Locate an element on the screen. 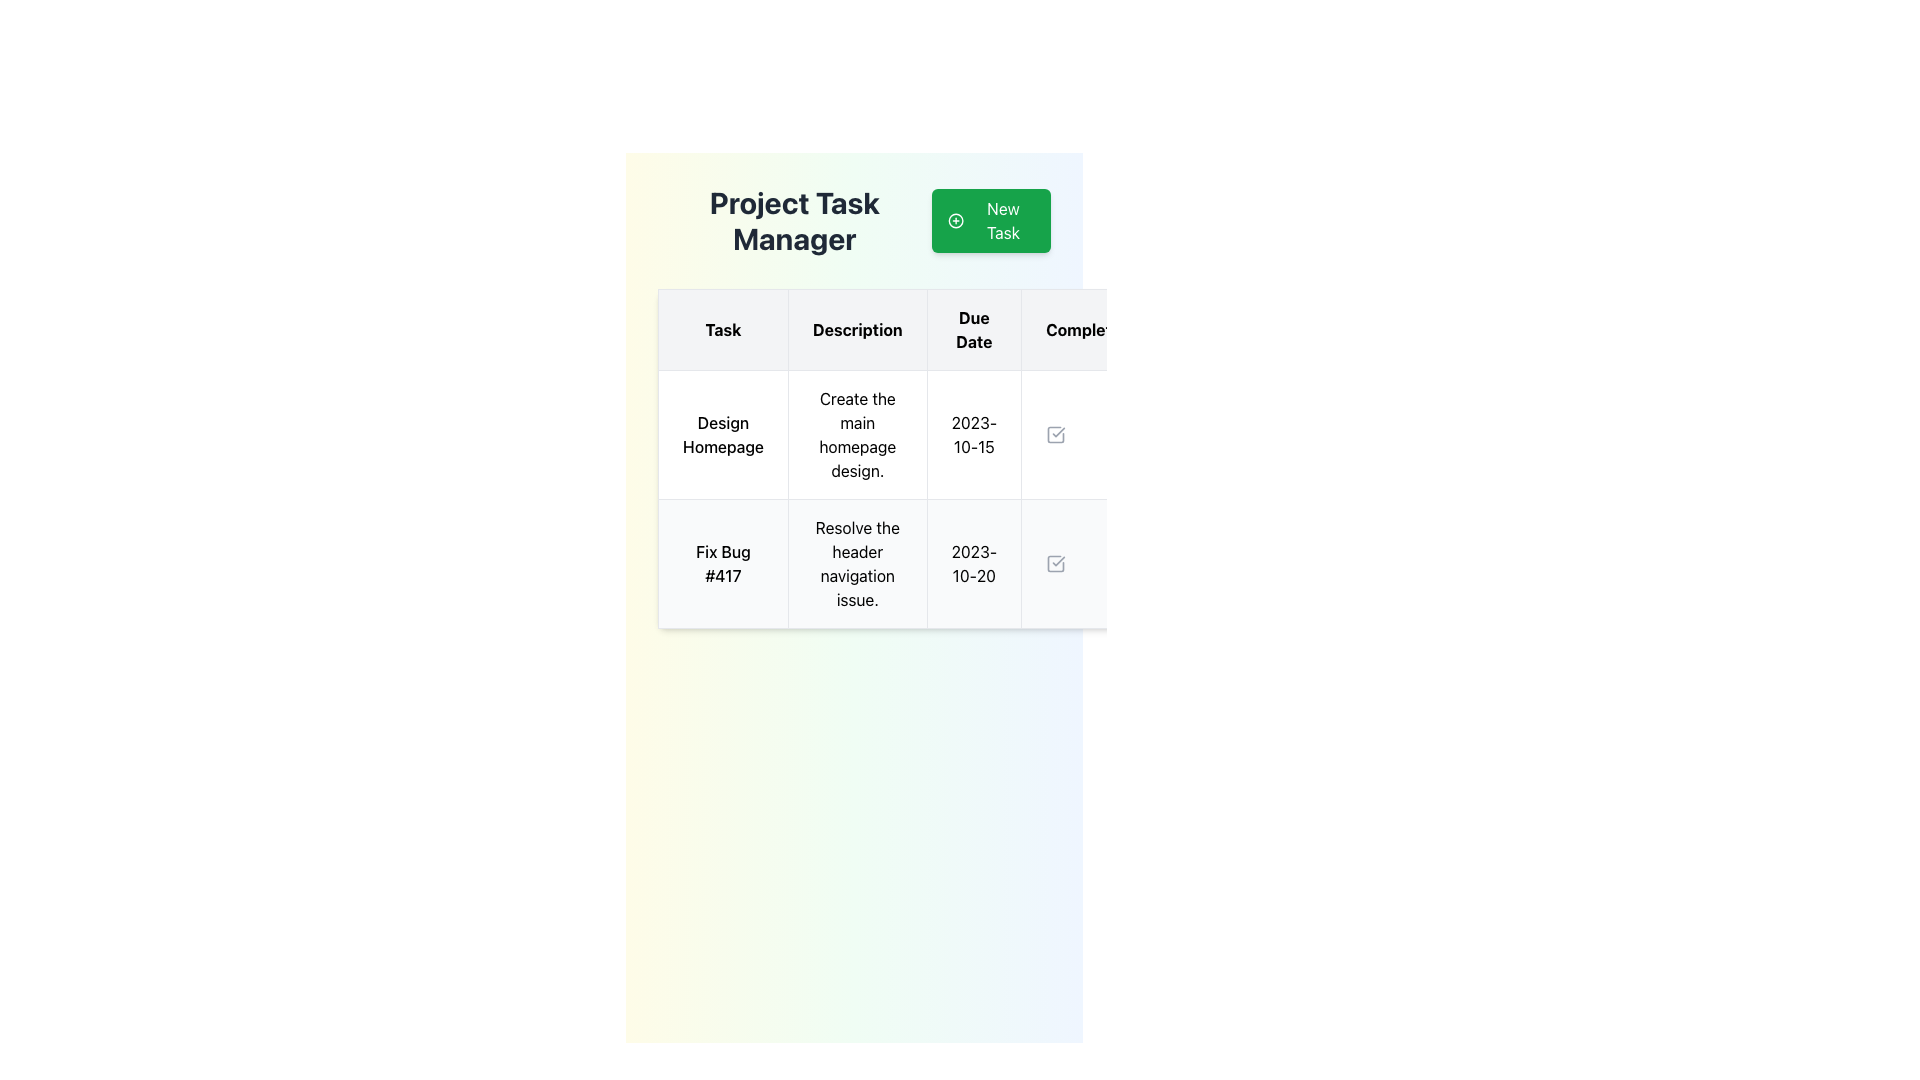  the empty TableCell located in the last column of the first row, which is directly to the right of the 'Due Date' column is located at coordinates (1199, 434).